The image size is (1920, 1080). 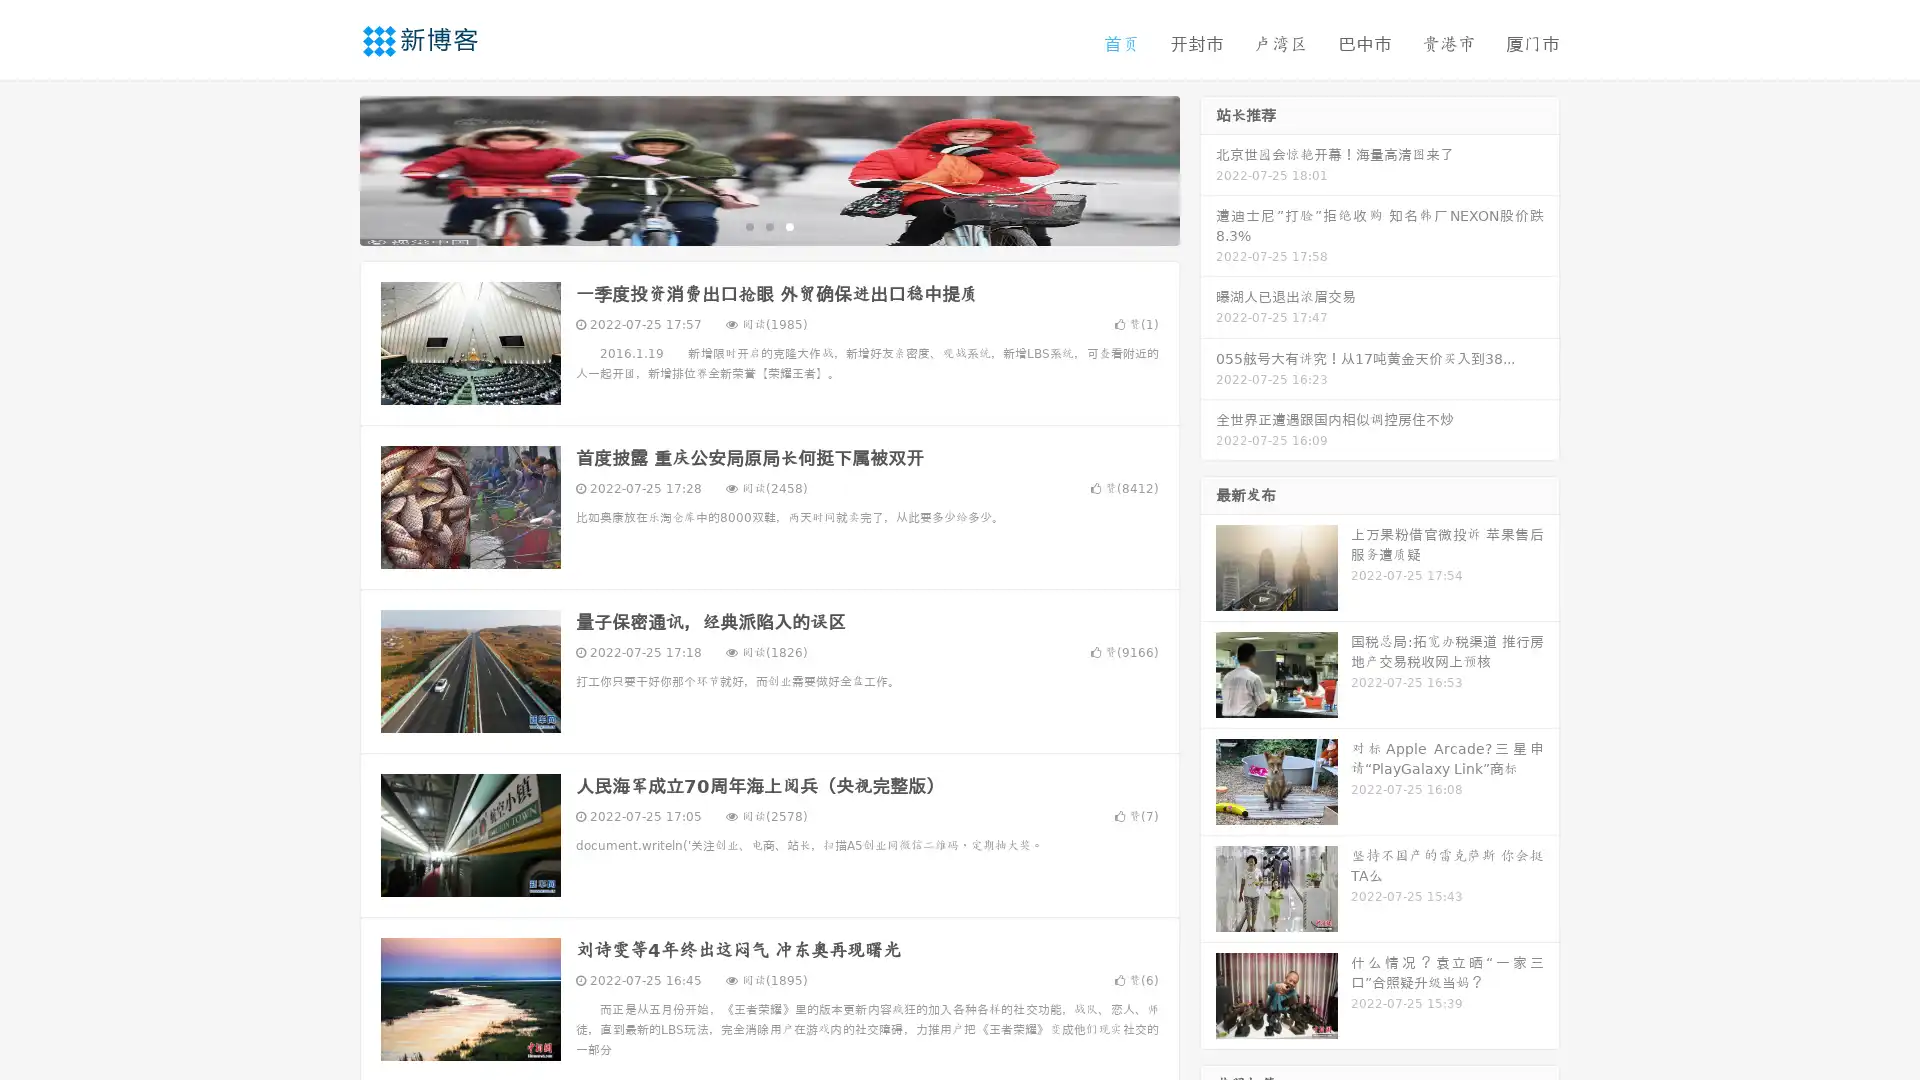 What do you see at coordinates (748, 225) in the screenshot?
I see `Go to slide 1` at bounding box center [748, 225].